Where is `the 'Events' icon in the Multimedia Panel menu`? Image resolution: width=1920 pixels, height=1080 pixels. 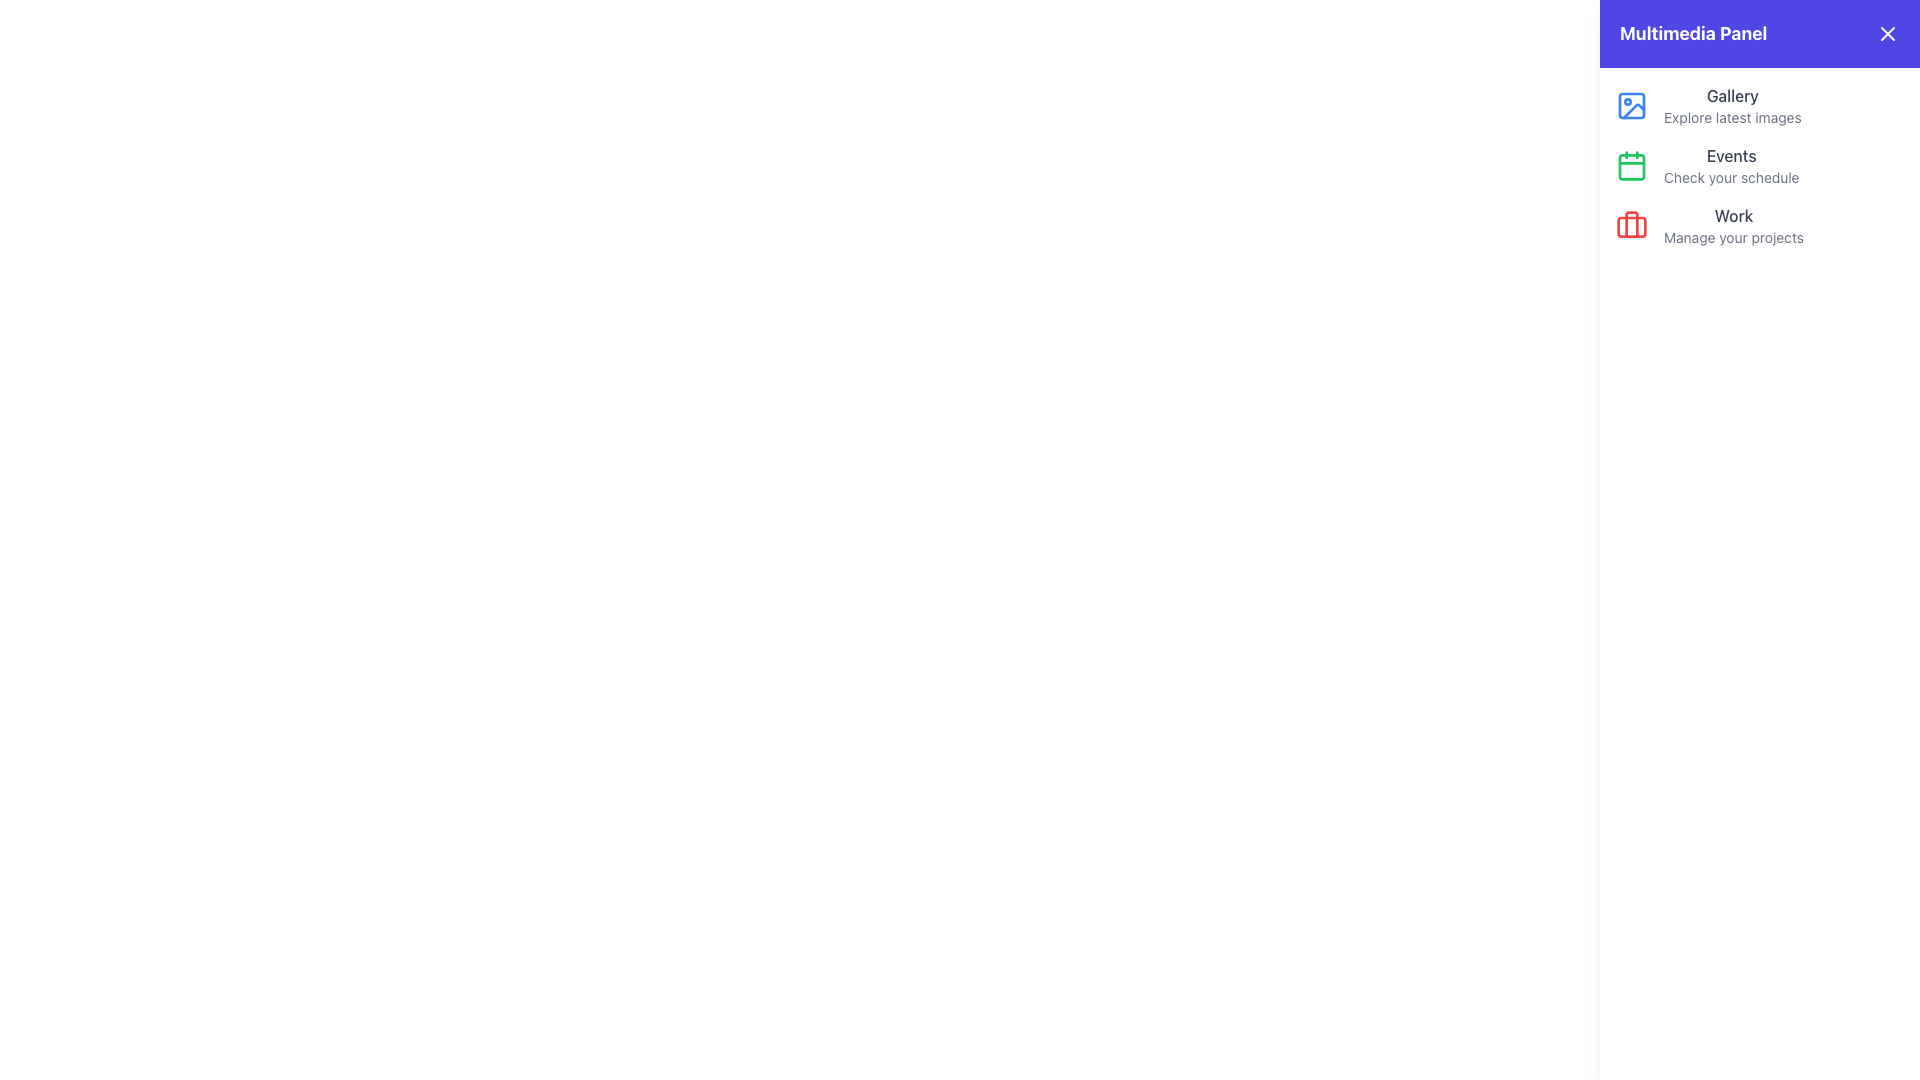
the 'Events' icon in the Multimedia Panel menu is located at coordinates (1632, 164).